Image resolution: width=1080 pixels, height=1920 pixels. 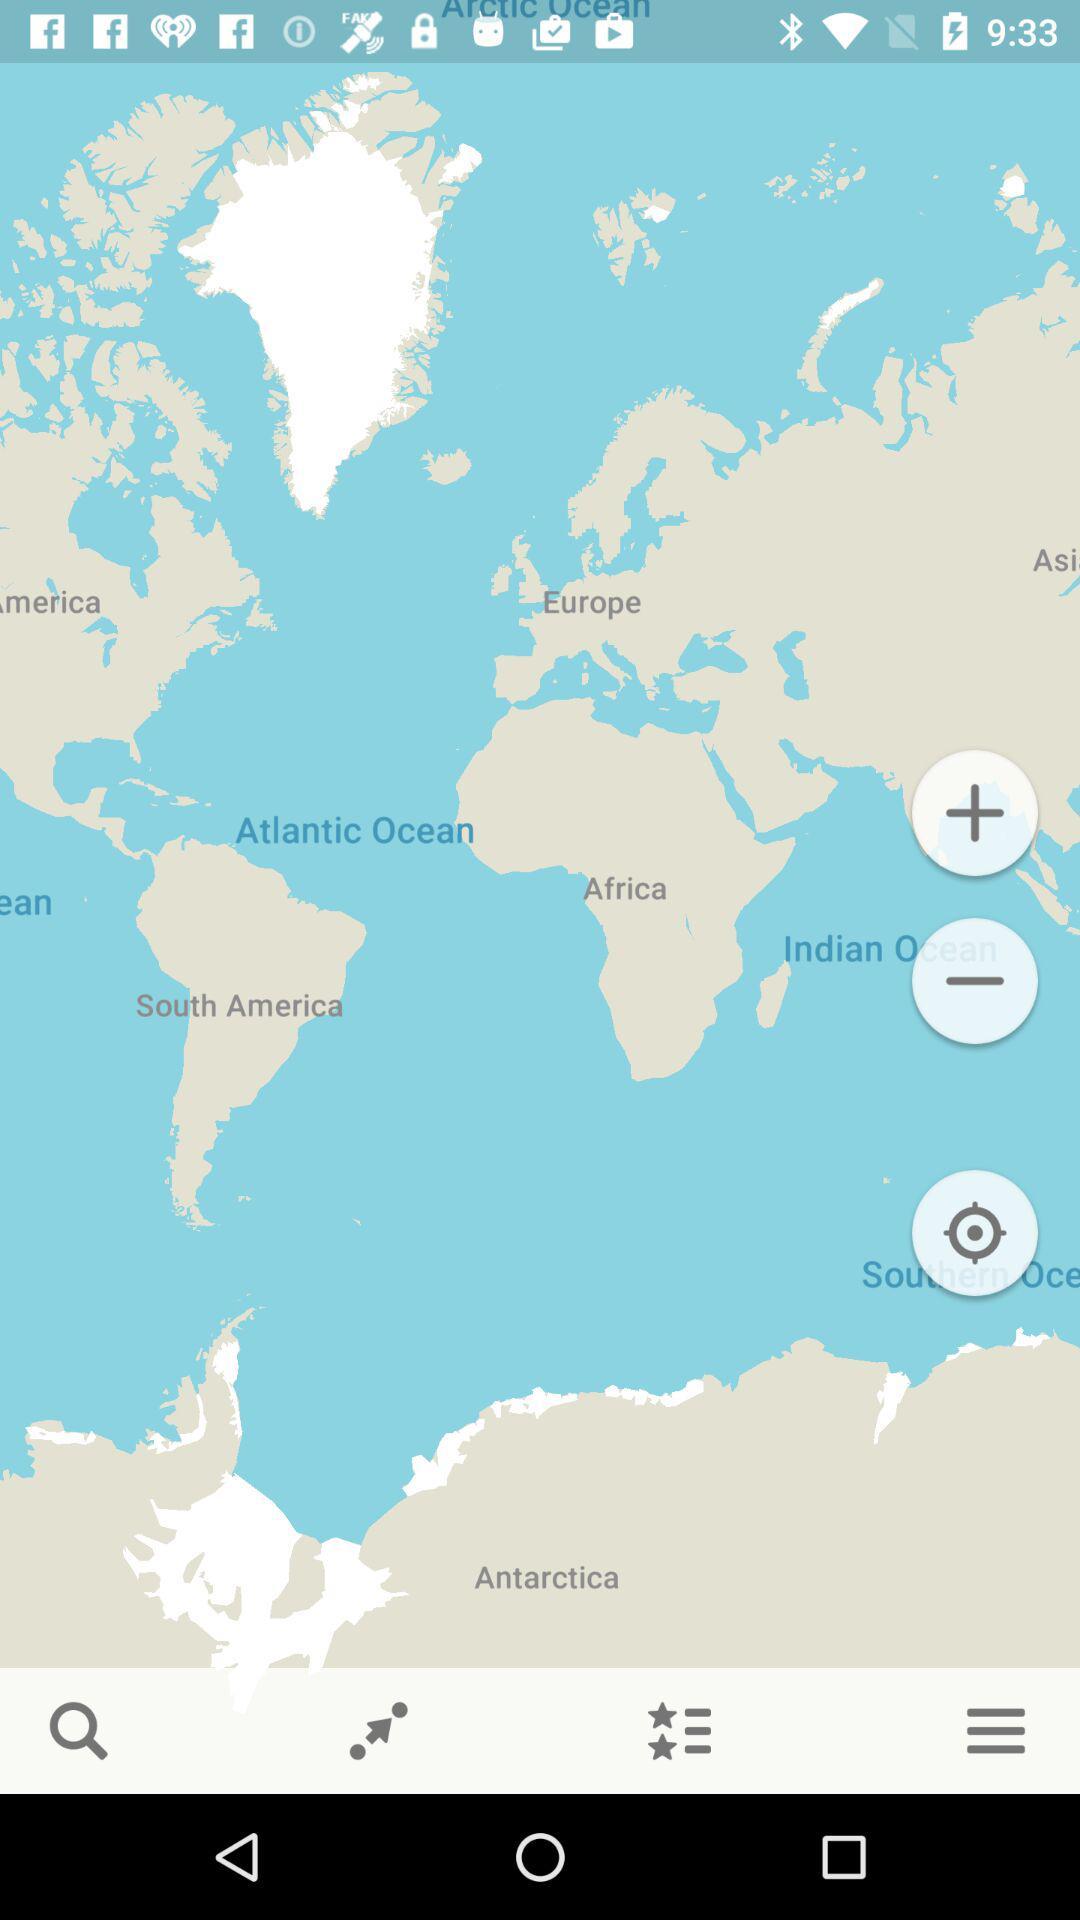 What do you see at coordinates (974, 1232) in the screenshot?
I see `the location_crosshair icon` at bounding box center [974, 1232].